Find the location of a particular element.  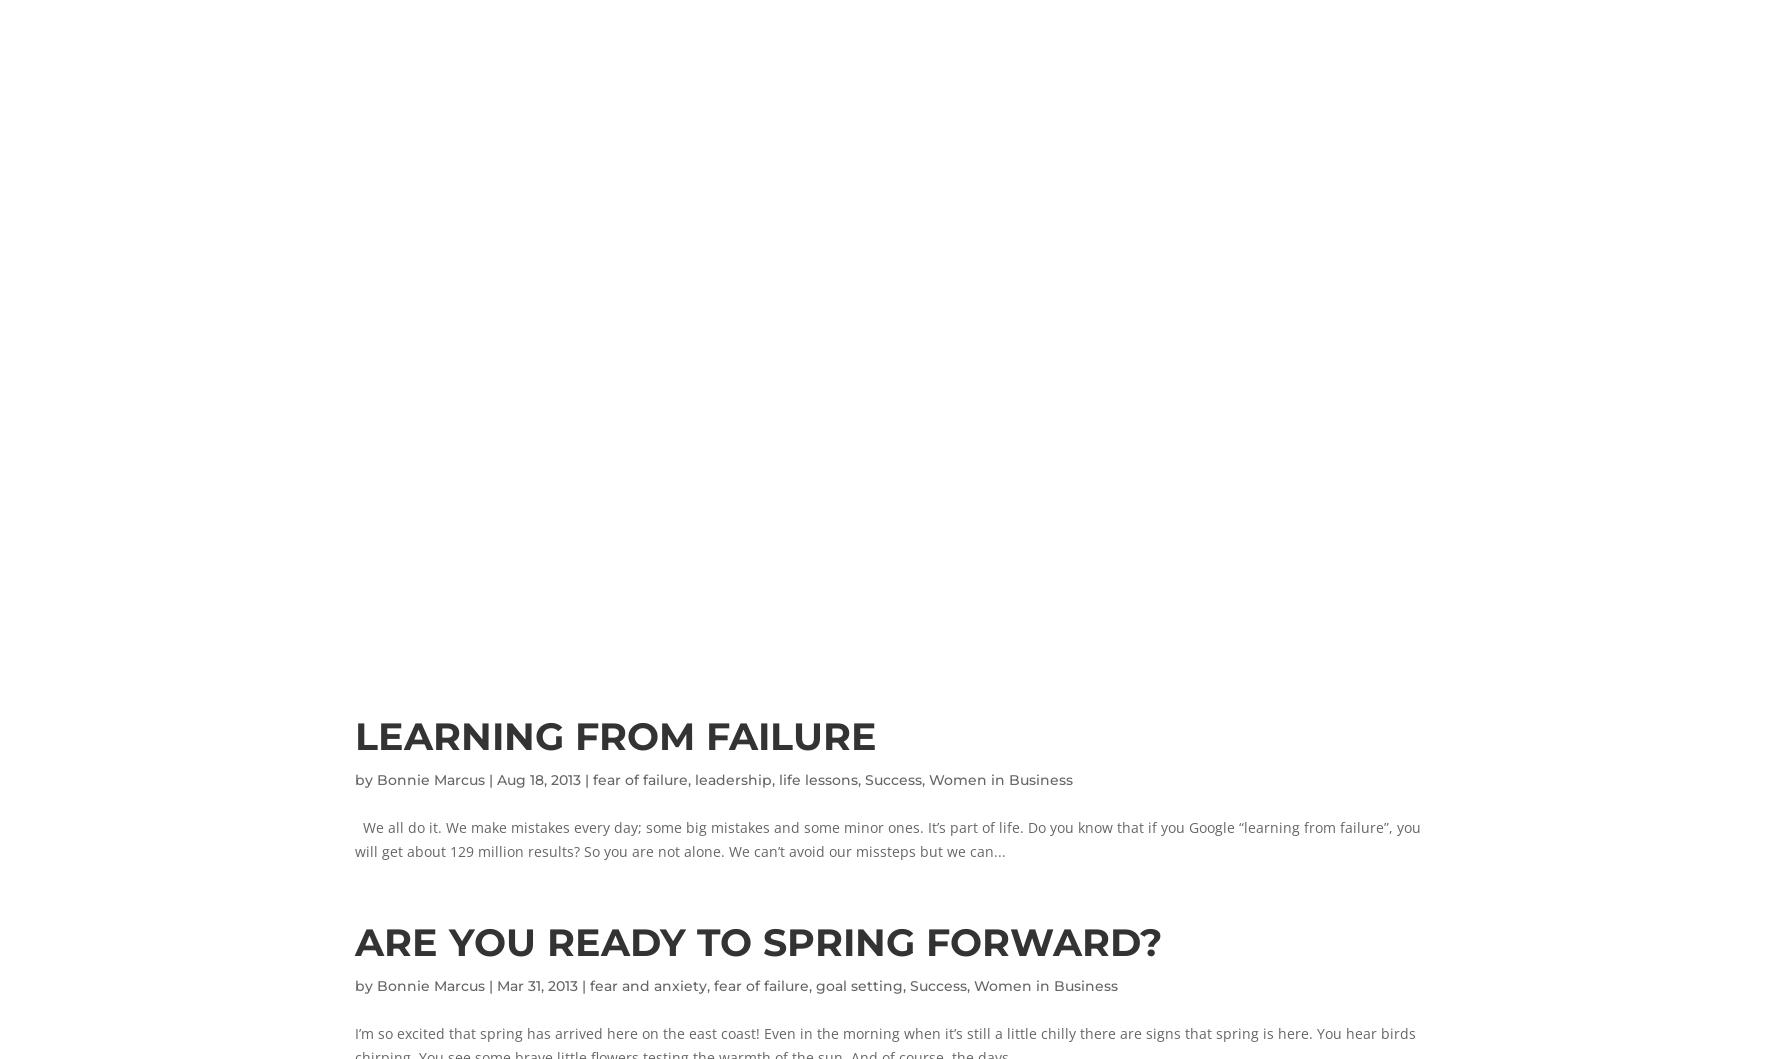

'leadership' is located at coordinates (732, 778).